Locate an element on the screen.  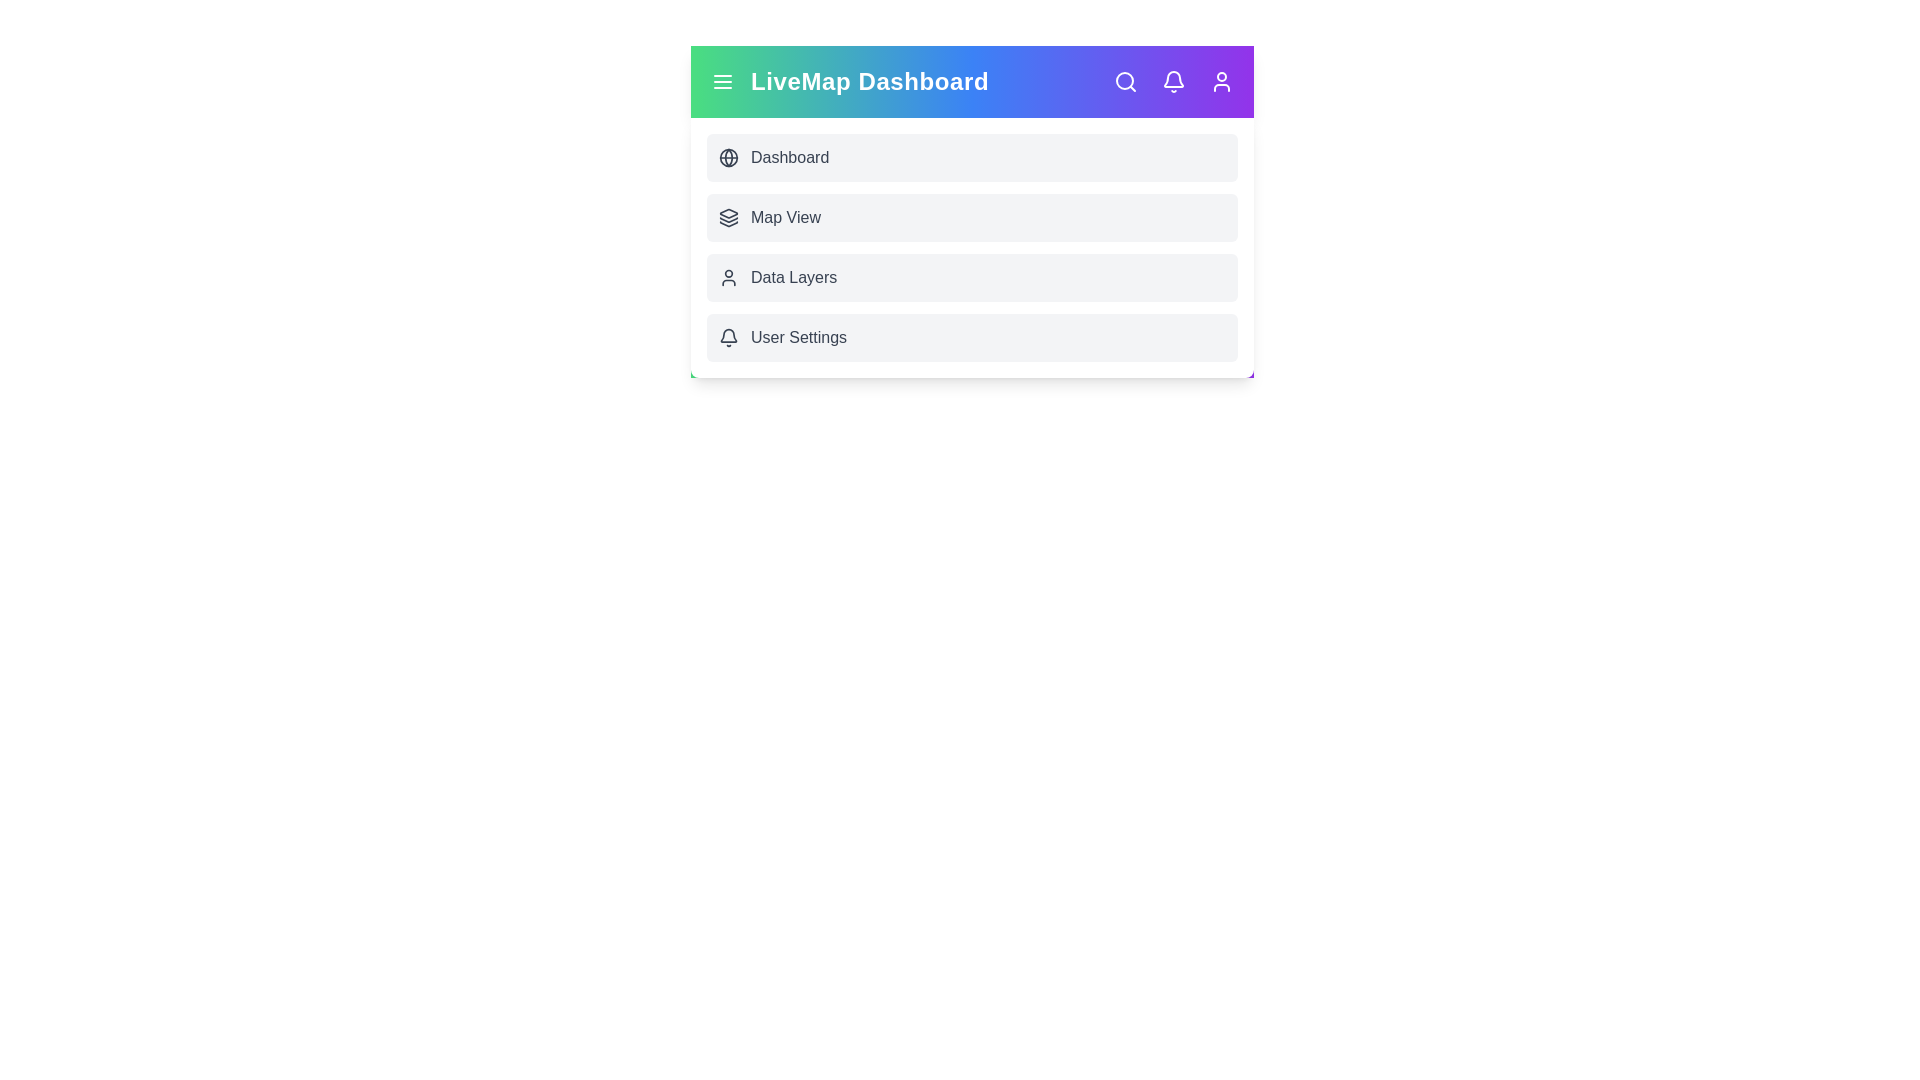
the interactive element User Settings Menu Item to view its visual feedback is located at coordinates (972, 337).